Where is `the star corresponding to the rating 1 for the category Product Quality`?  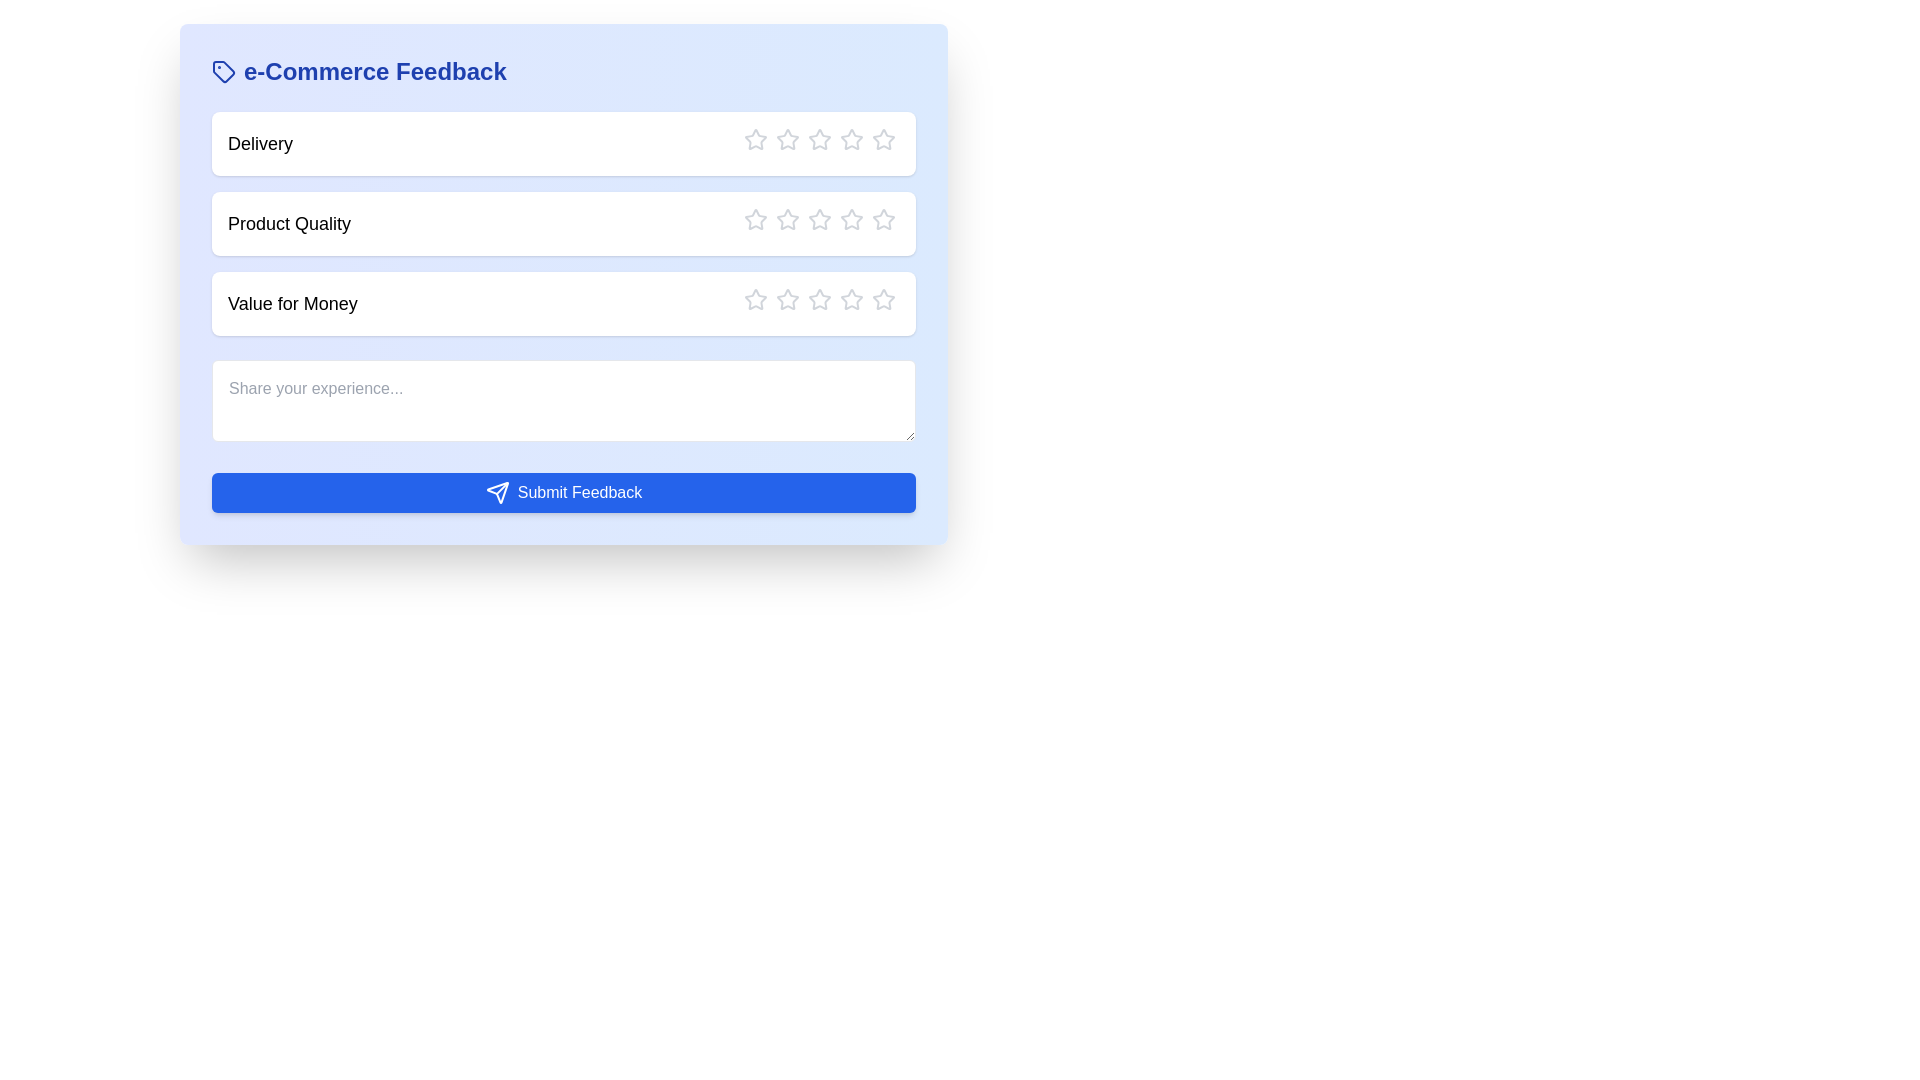 the star corresponding to the rating 1 for the category Product Quality is located at coordinates (743, 219).